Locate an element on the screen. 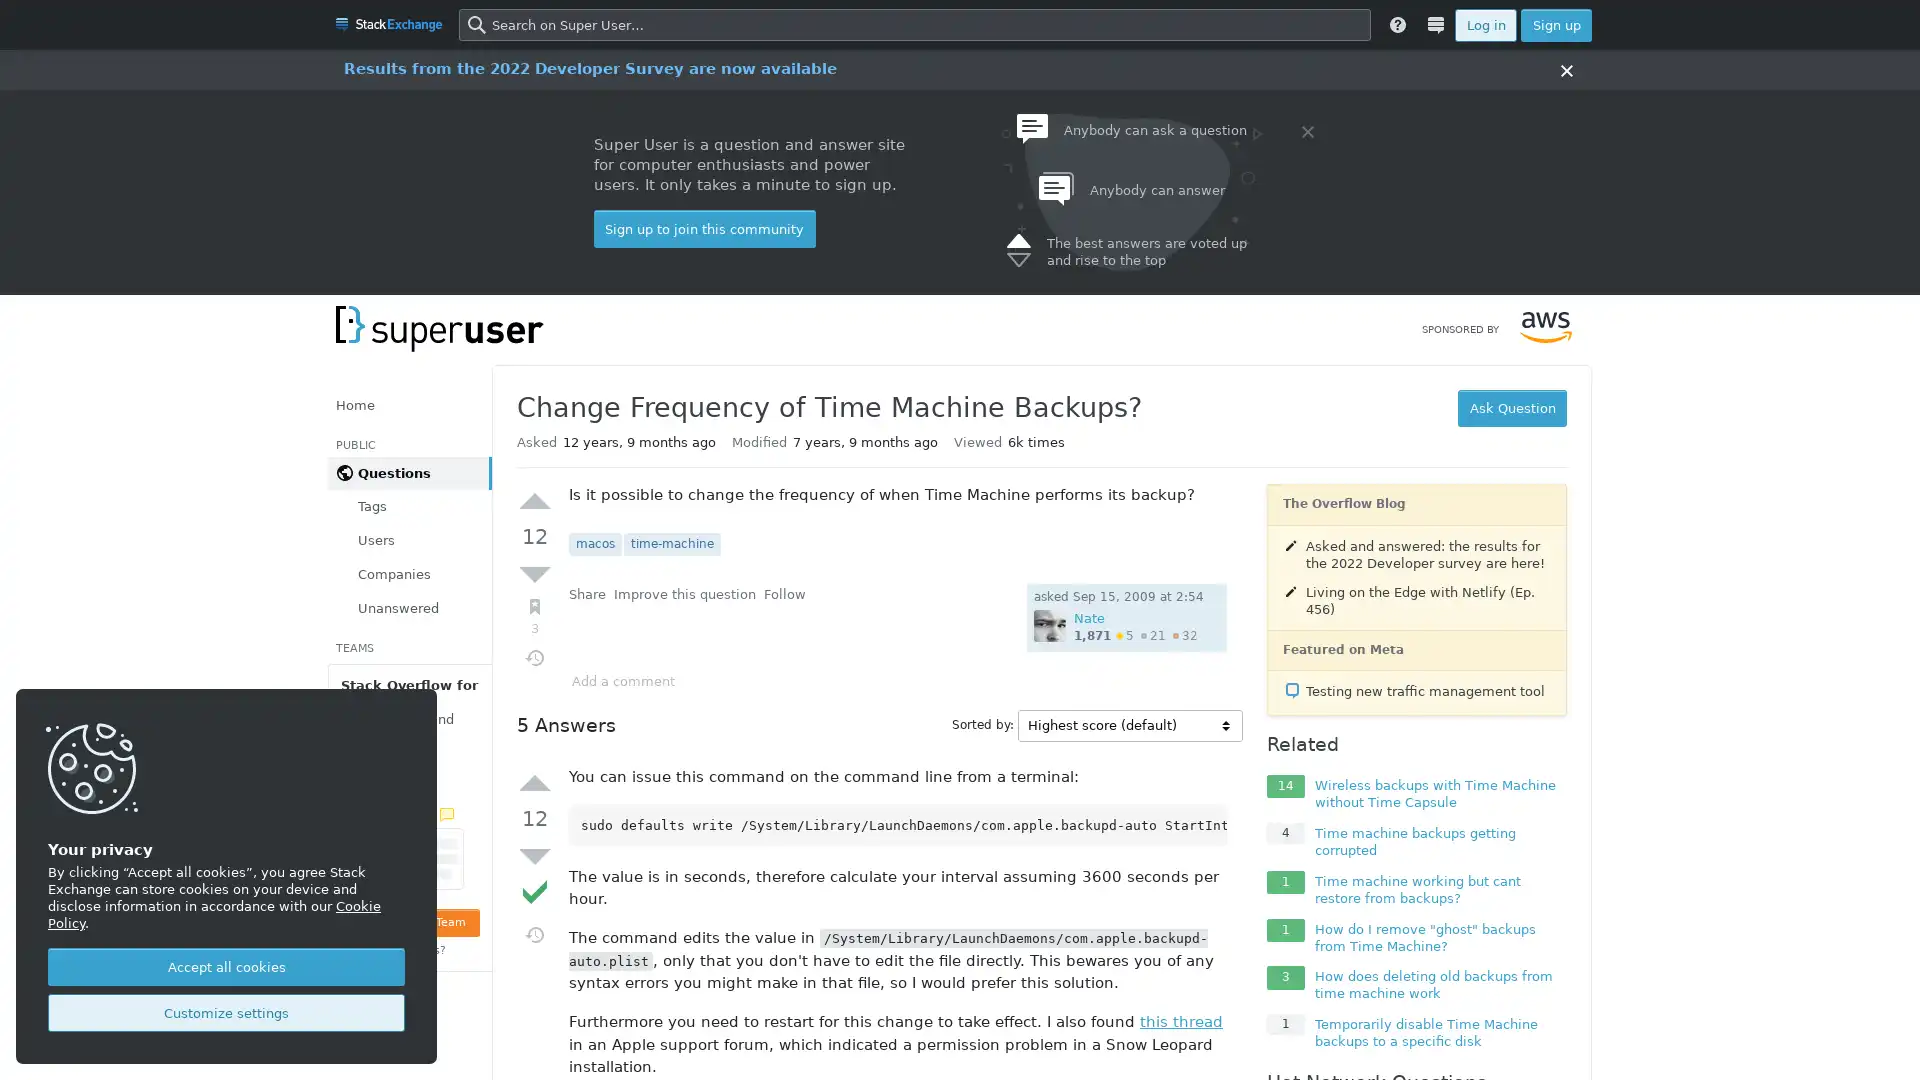 The height and width of the screenshot is (1080, 1920). Accept all cookies is located at coordinates (226, 966).